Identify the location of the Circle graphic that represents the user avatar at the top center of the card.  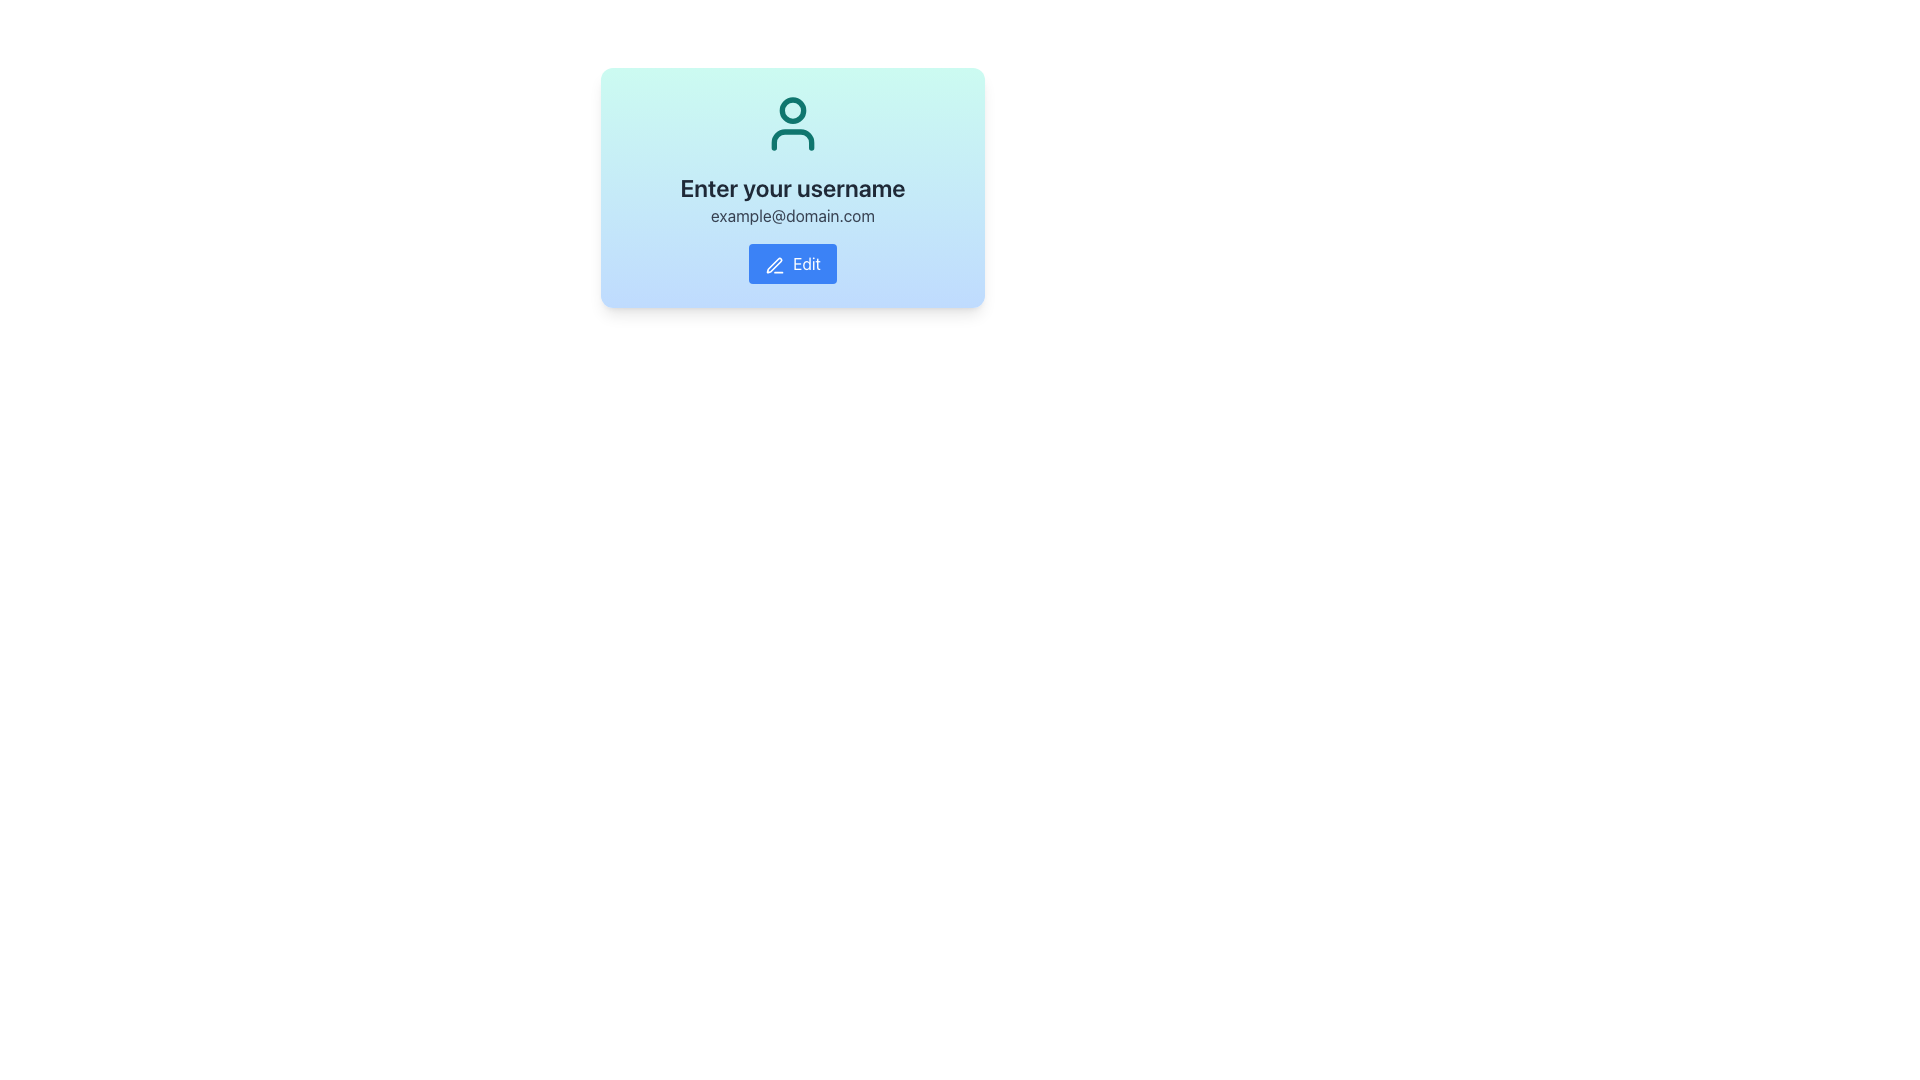
(791, 110).